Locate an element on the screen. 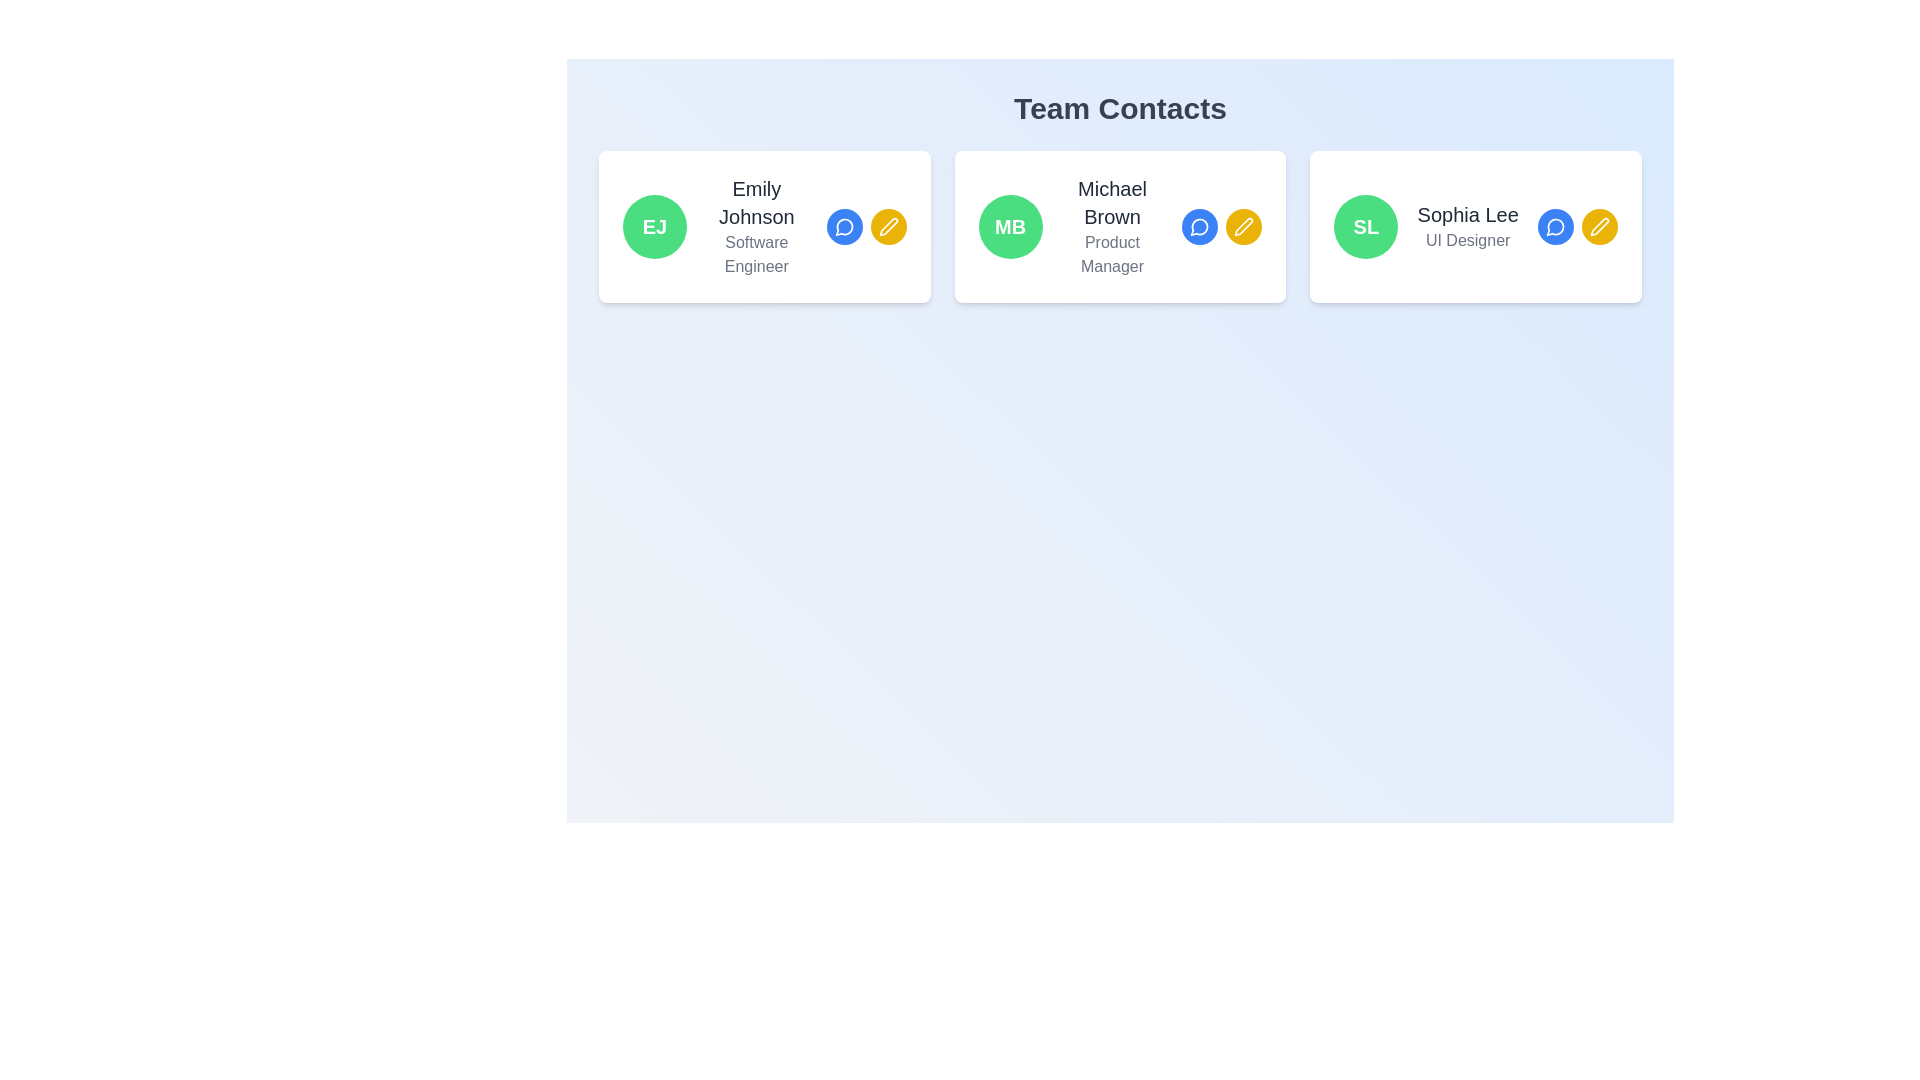  the pen icon button, which is styled in bright yellow with white outlines, located on the bottom right side of the information card for 'Sophia Lee' is located at coordinates (1598, 226).